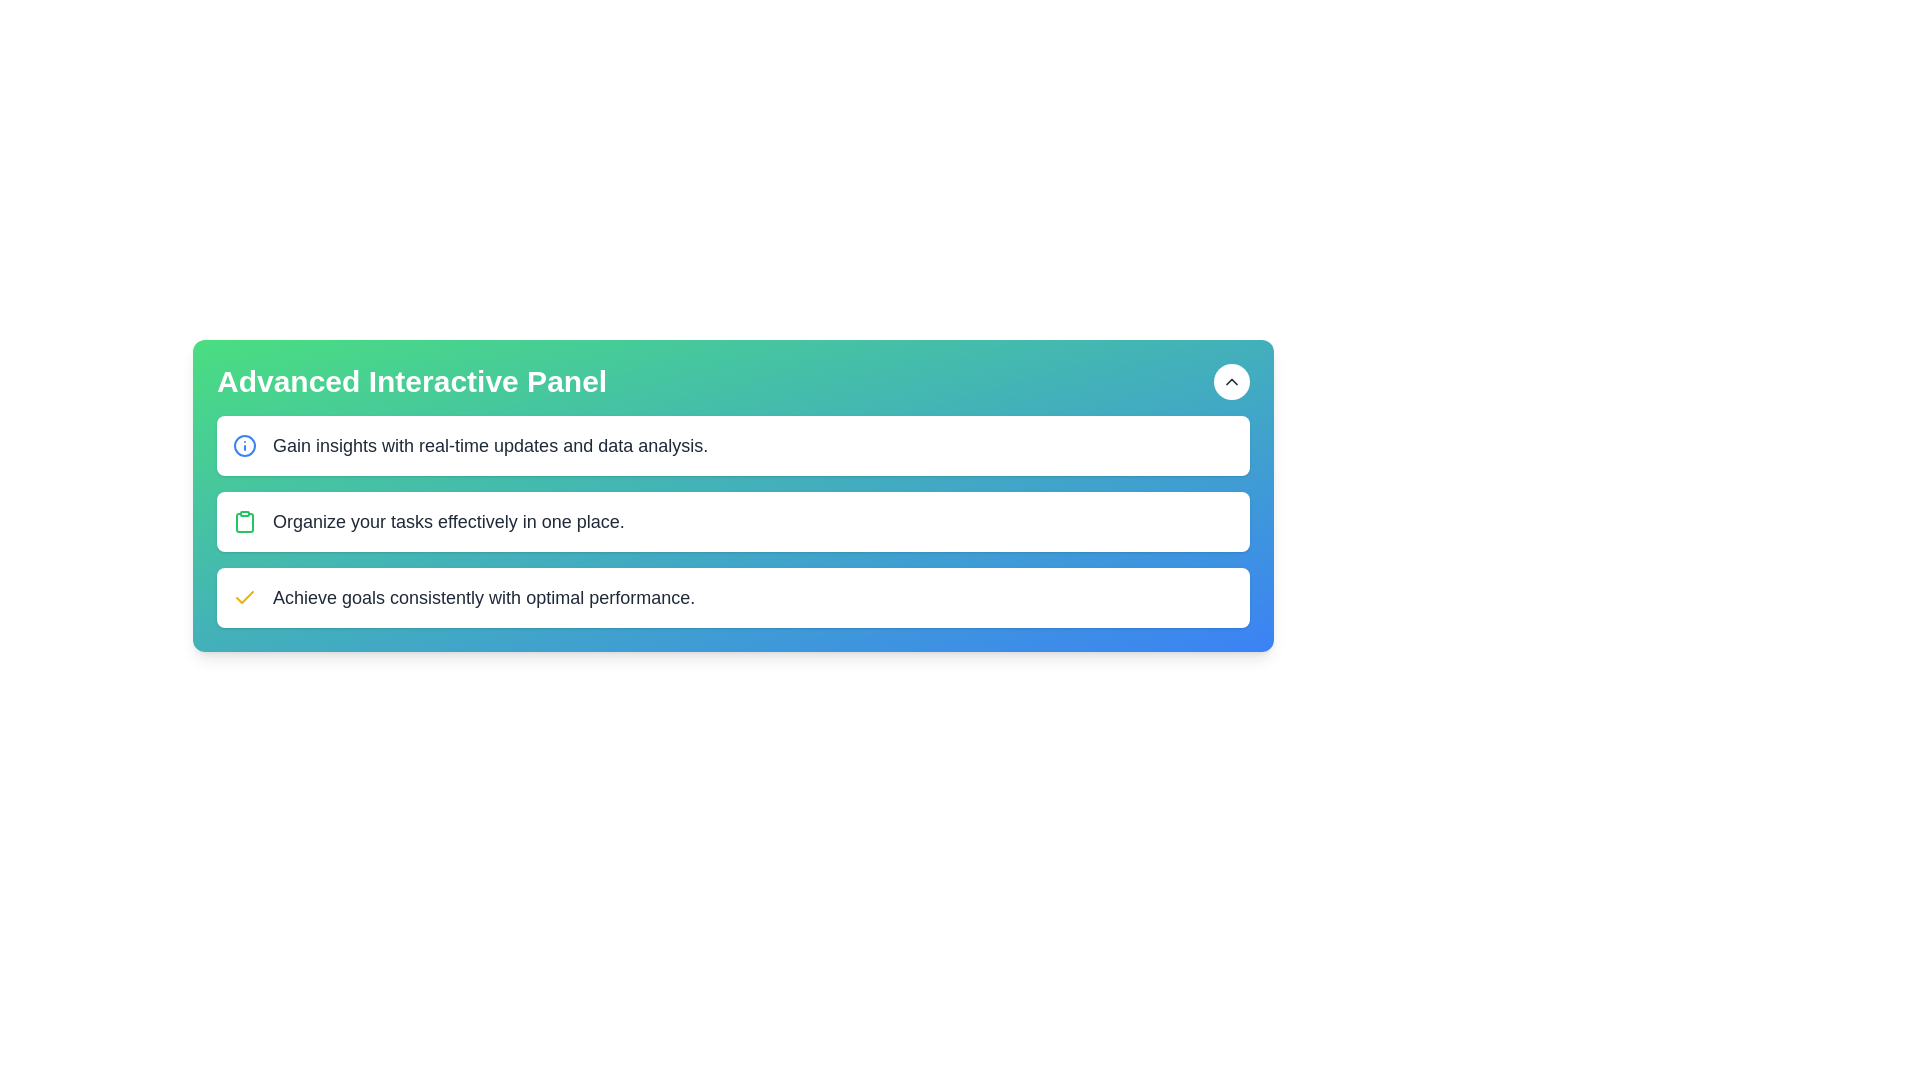  I want to click on the informational card located in the third row of a vertically stacked list, conveying information about achieving goals with optimal performance, so click(732, 596).